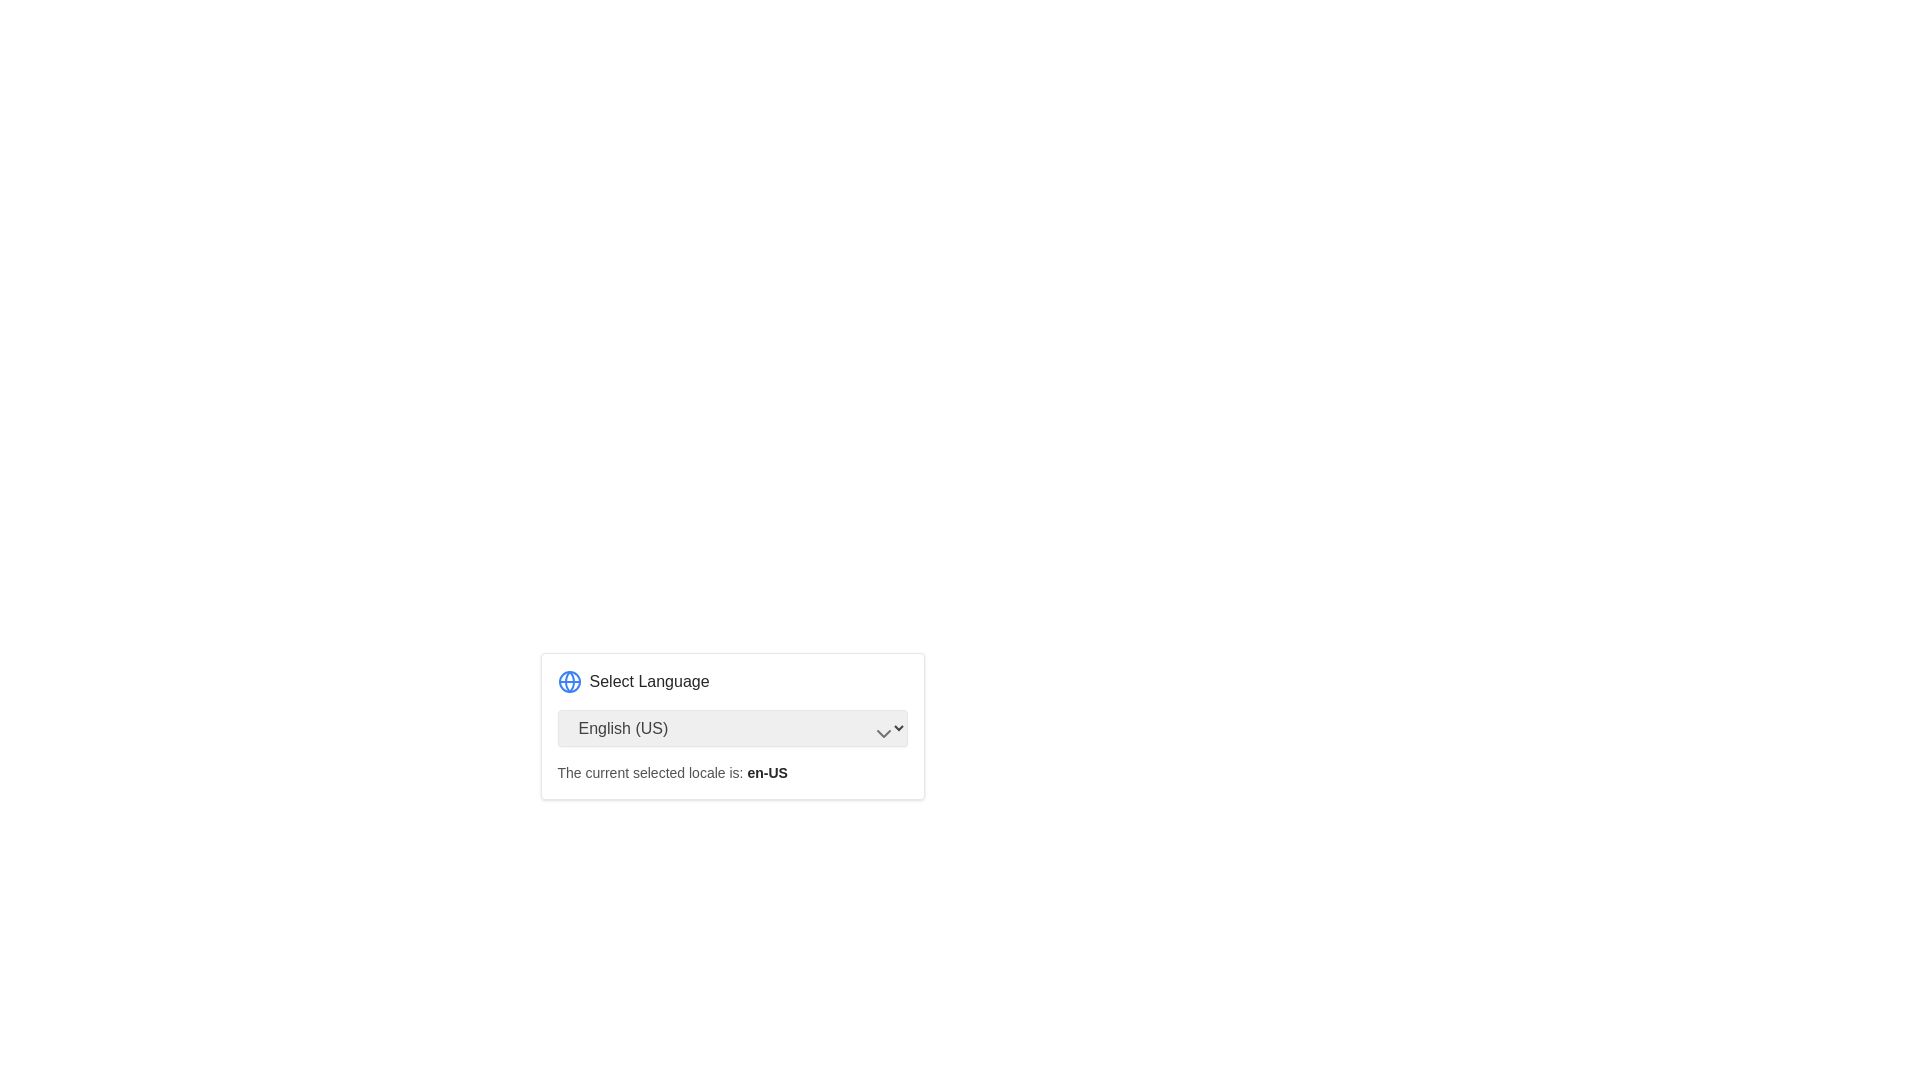 This screenshot has height=1080, width=1920. What do you see at coordinates (672, 771) in the screenshot?
I see `the informative text element that indicates the currently selected locale, located below the 'English (US)' dropdown in the language selection form` at bounding box center [672, 771].